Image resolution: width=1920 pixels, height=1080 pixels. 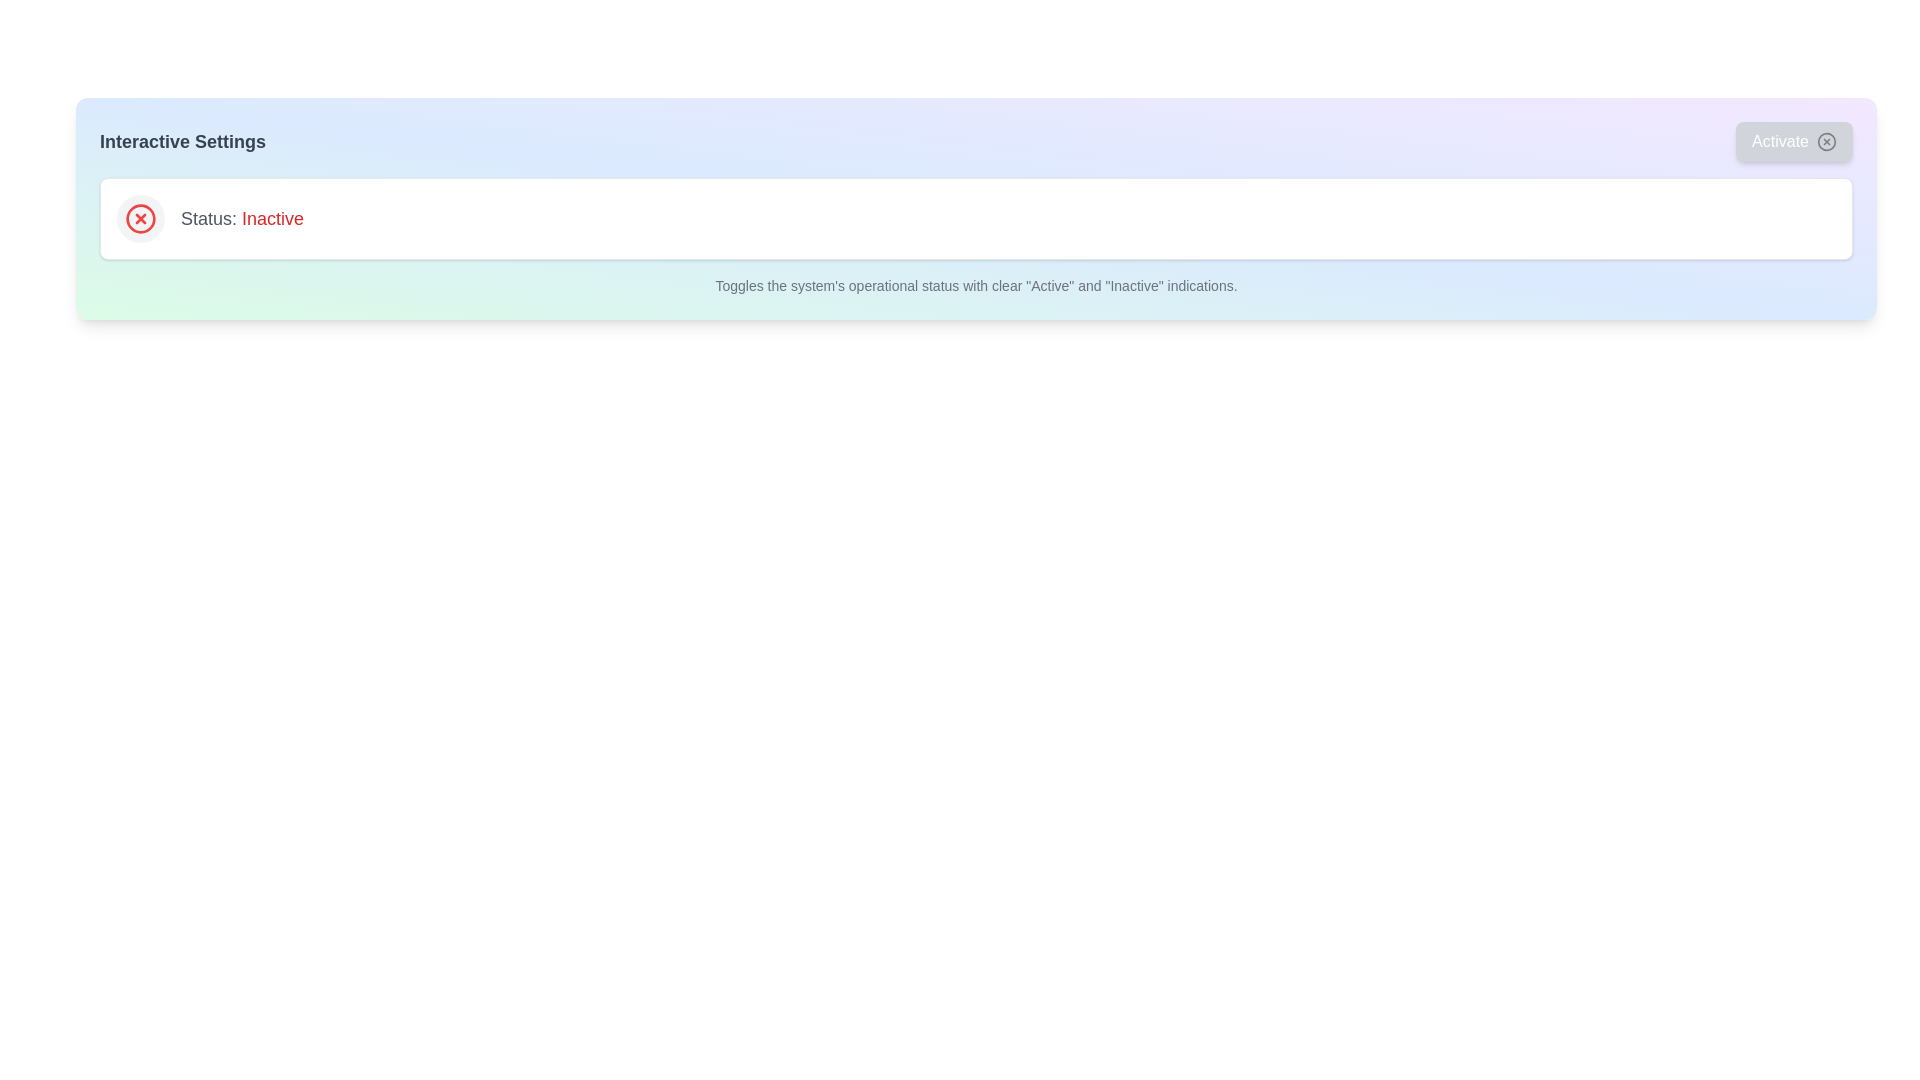 What do you see at coordinates (1794, 141) in the screenshot?
I see `the 'Activate' button with a gray background and rounded corners, positioned in the top-right corner of the 'Interactive Settings' section` at bounding box center [1794, 141].